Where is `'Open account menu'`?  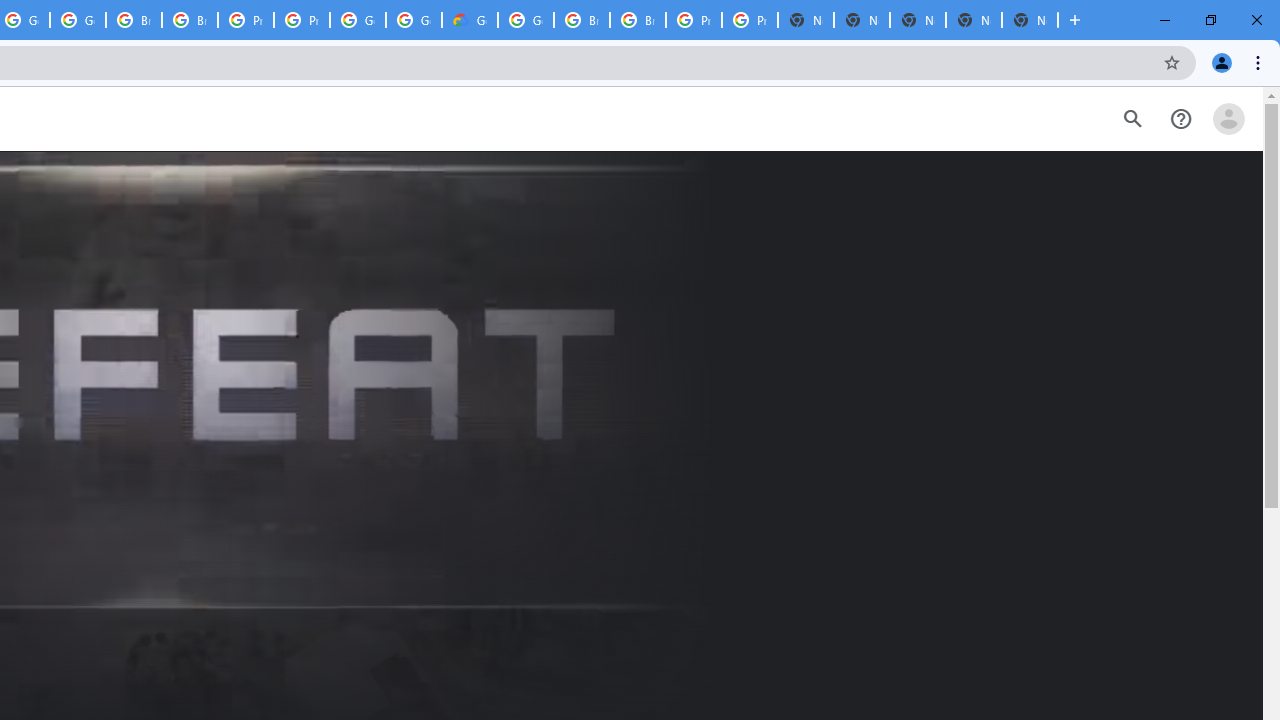
'Open account menu' is located at coordinates (1227, 119).